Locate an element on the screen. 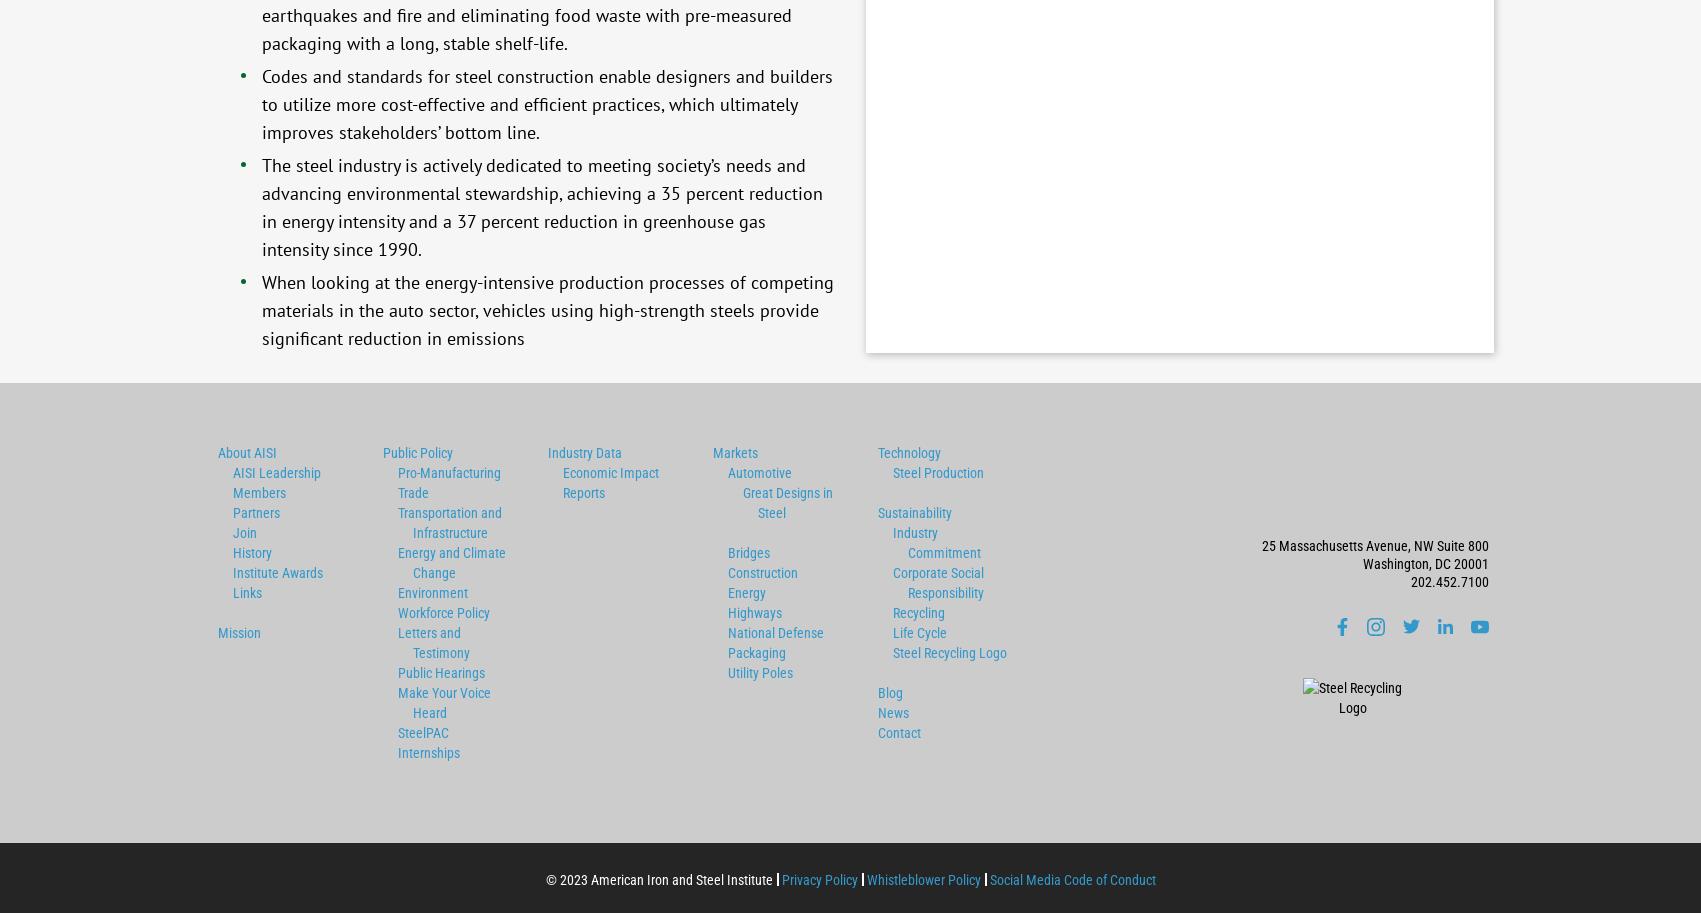 The height and width of the screenshot is (913, 1701). 'Corporate Social Responsibility' is located at coordinates (936, 582).